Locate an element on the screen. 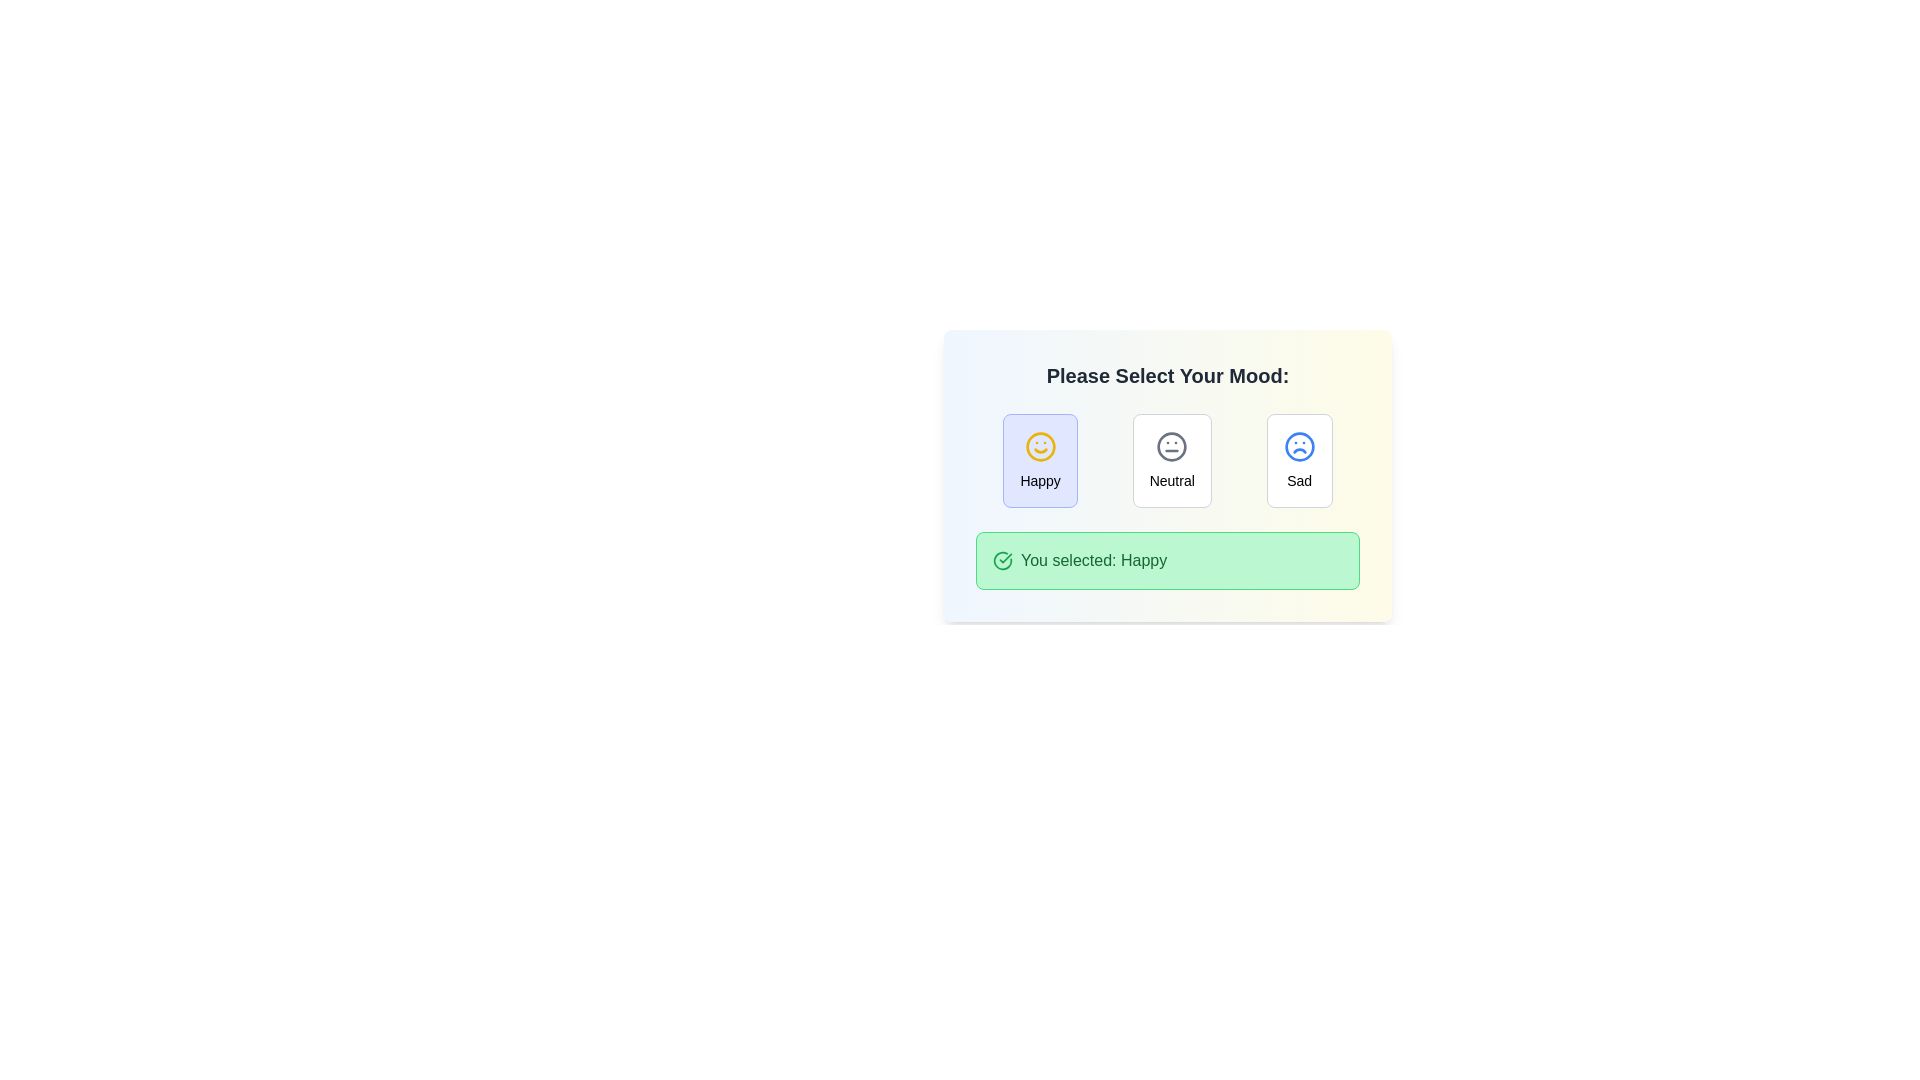  the second mood option in the horizontal selection group, which consists of 'Happy', 'Neutral', and 'Sad' is located at coordinates (1167, 461).